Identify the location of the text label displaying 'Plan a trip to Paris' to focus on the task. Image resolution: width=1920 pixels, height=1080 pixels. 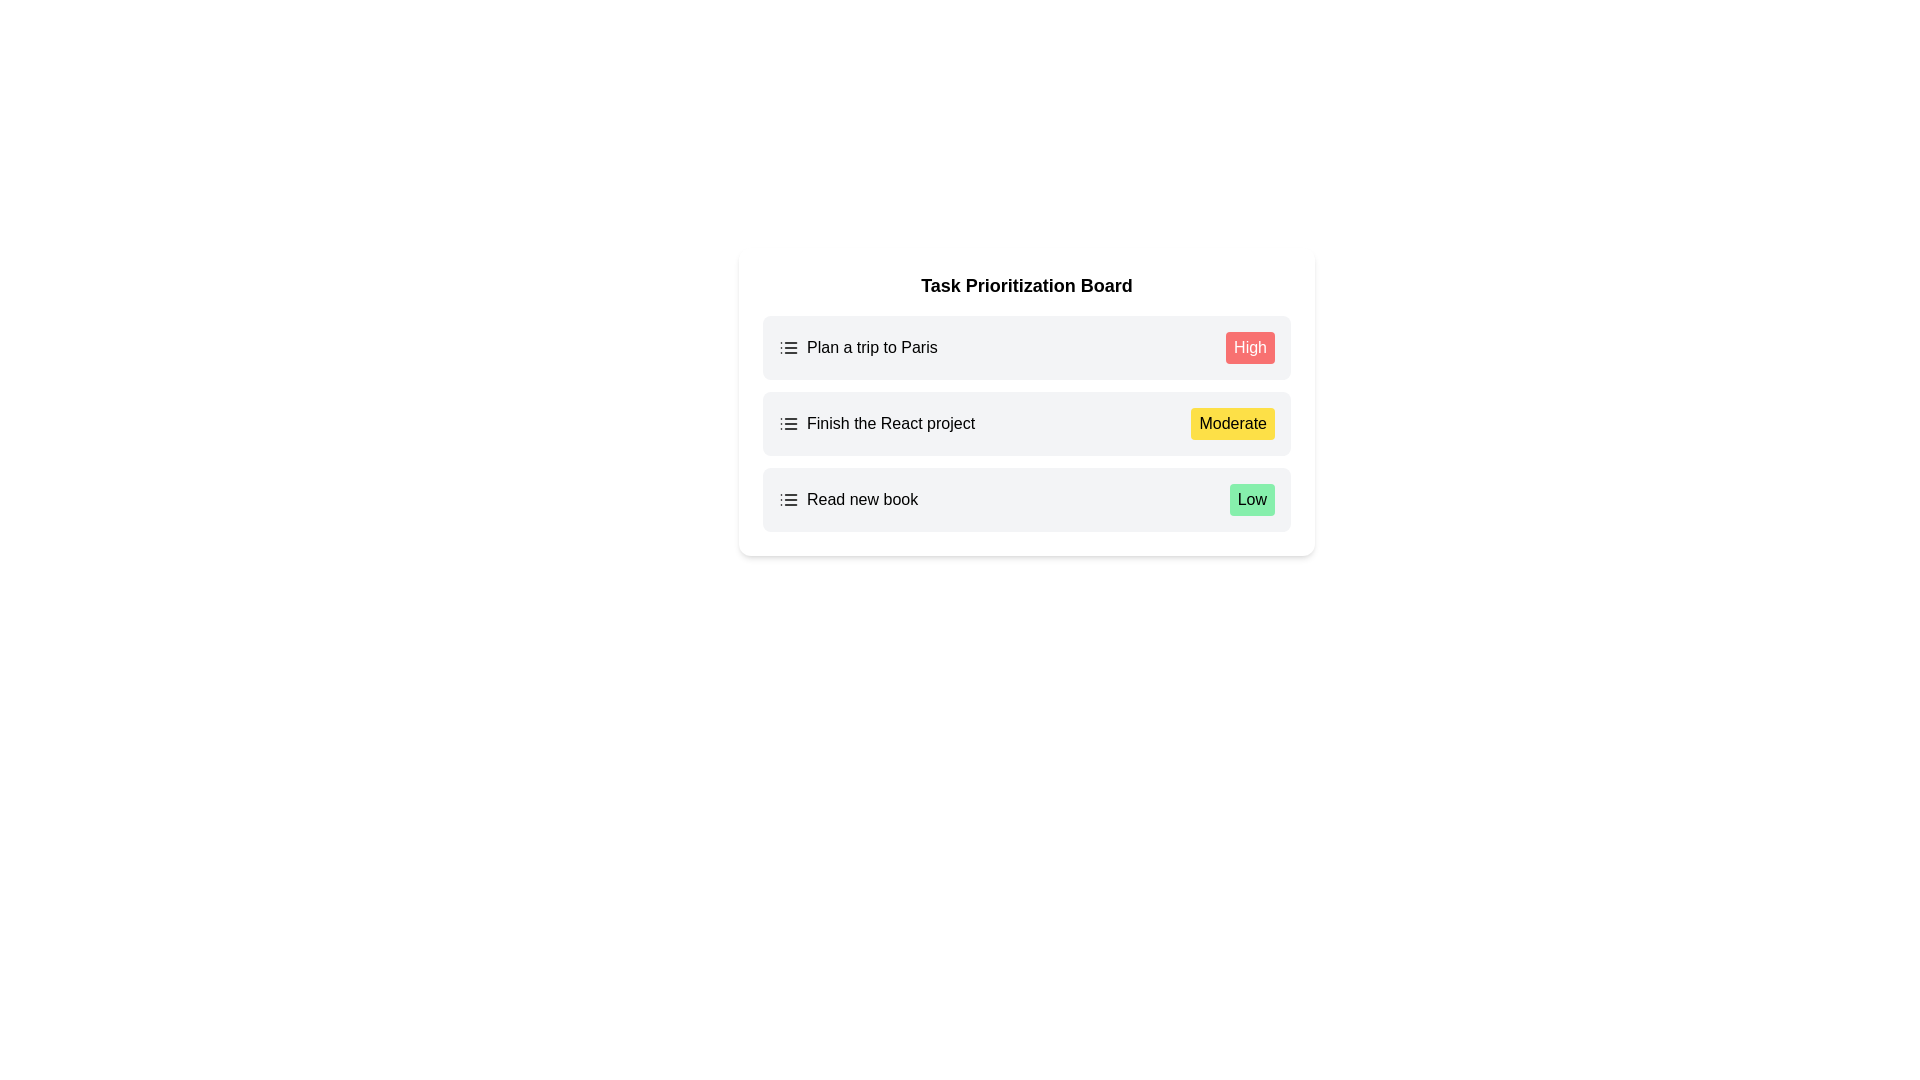
(858, 346).